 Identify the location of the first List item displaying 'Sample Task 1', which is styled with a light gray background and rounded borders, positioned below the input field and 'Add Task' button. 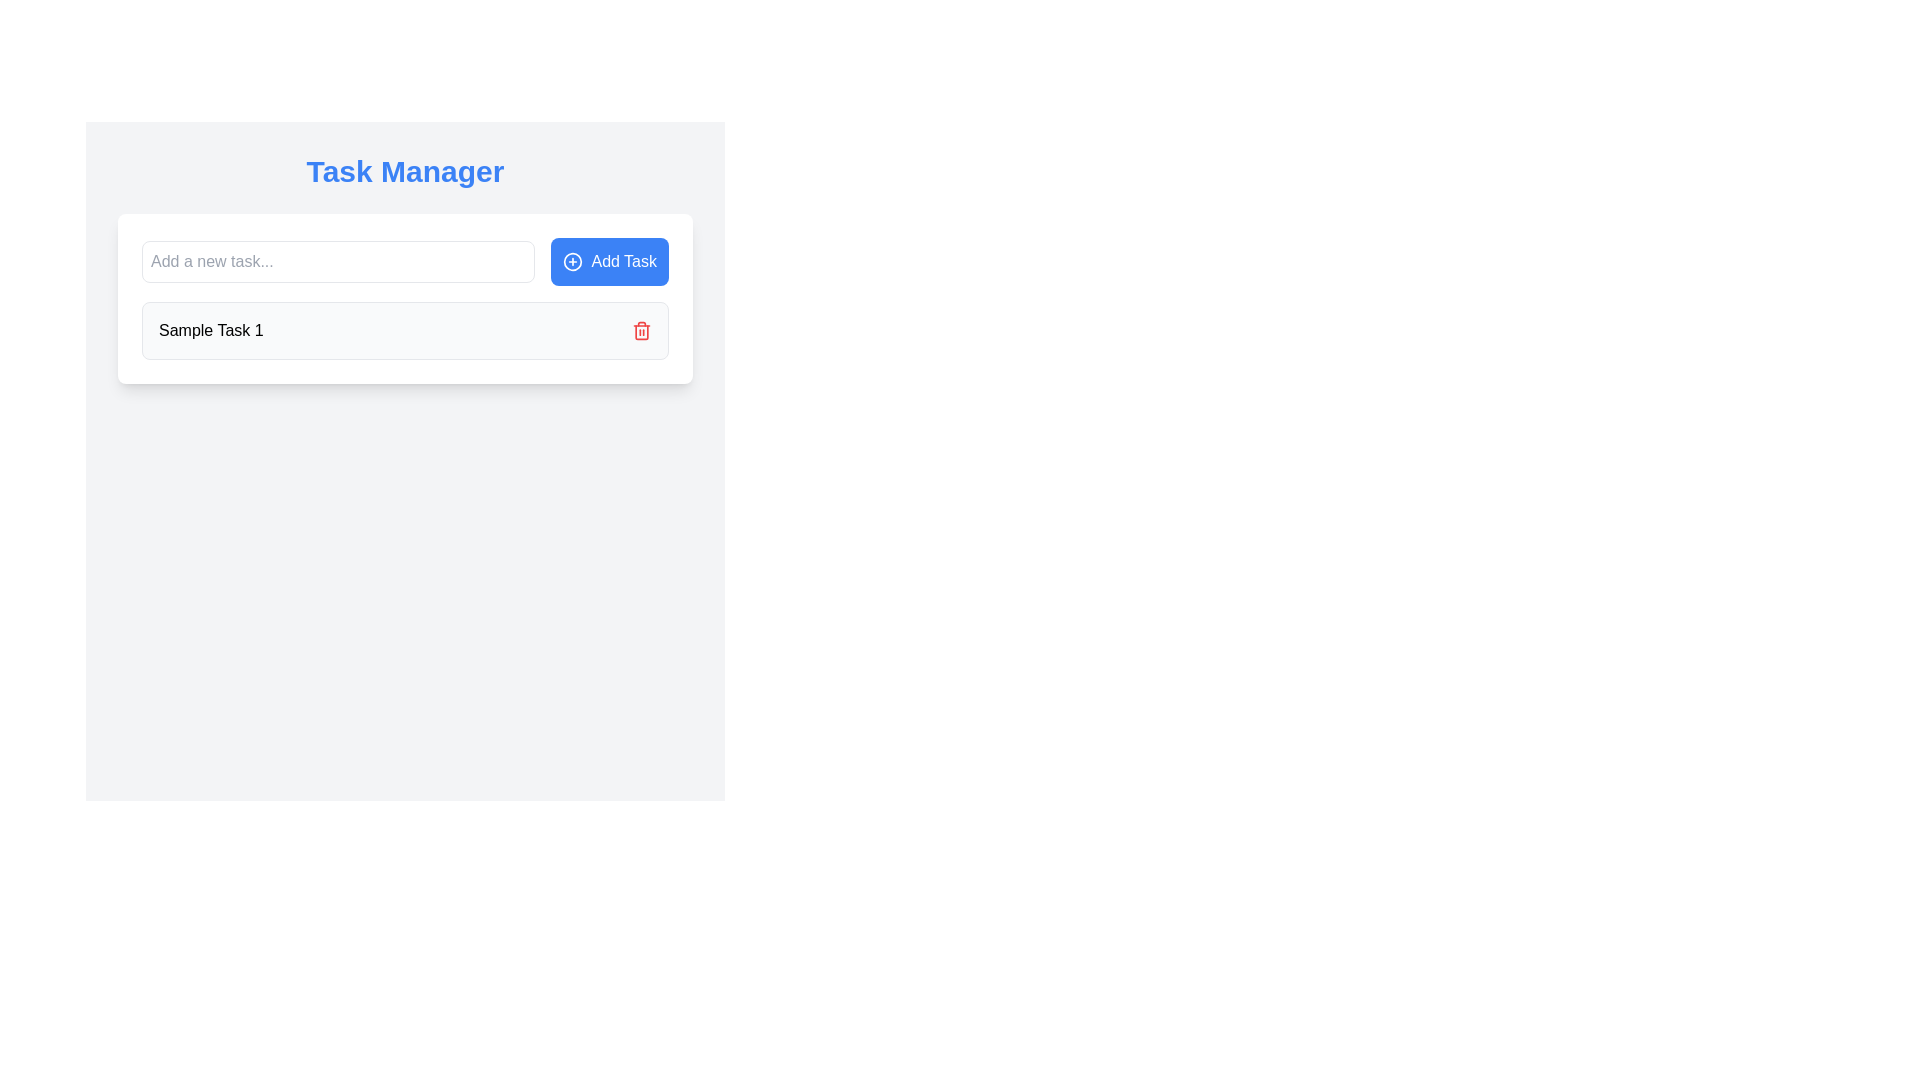
(404, 330).